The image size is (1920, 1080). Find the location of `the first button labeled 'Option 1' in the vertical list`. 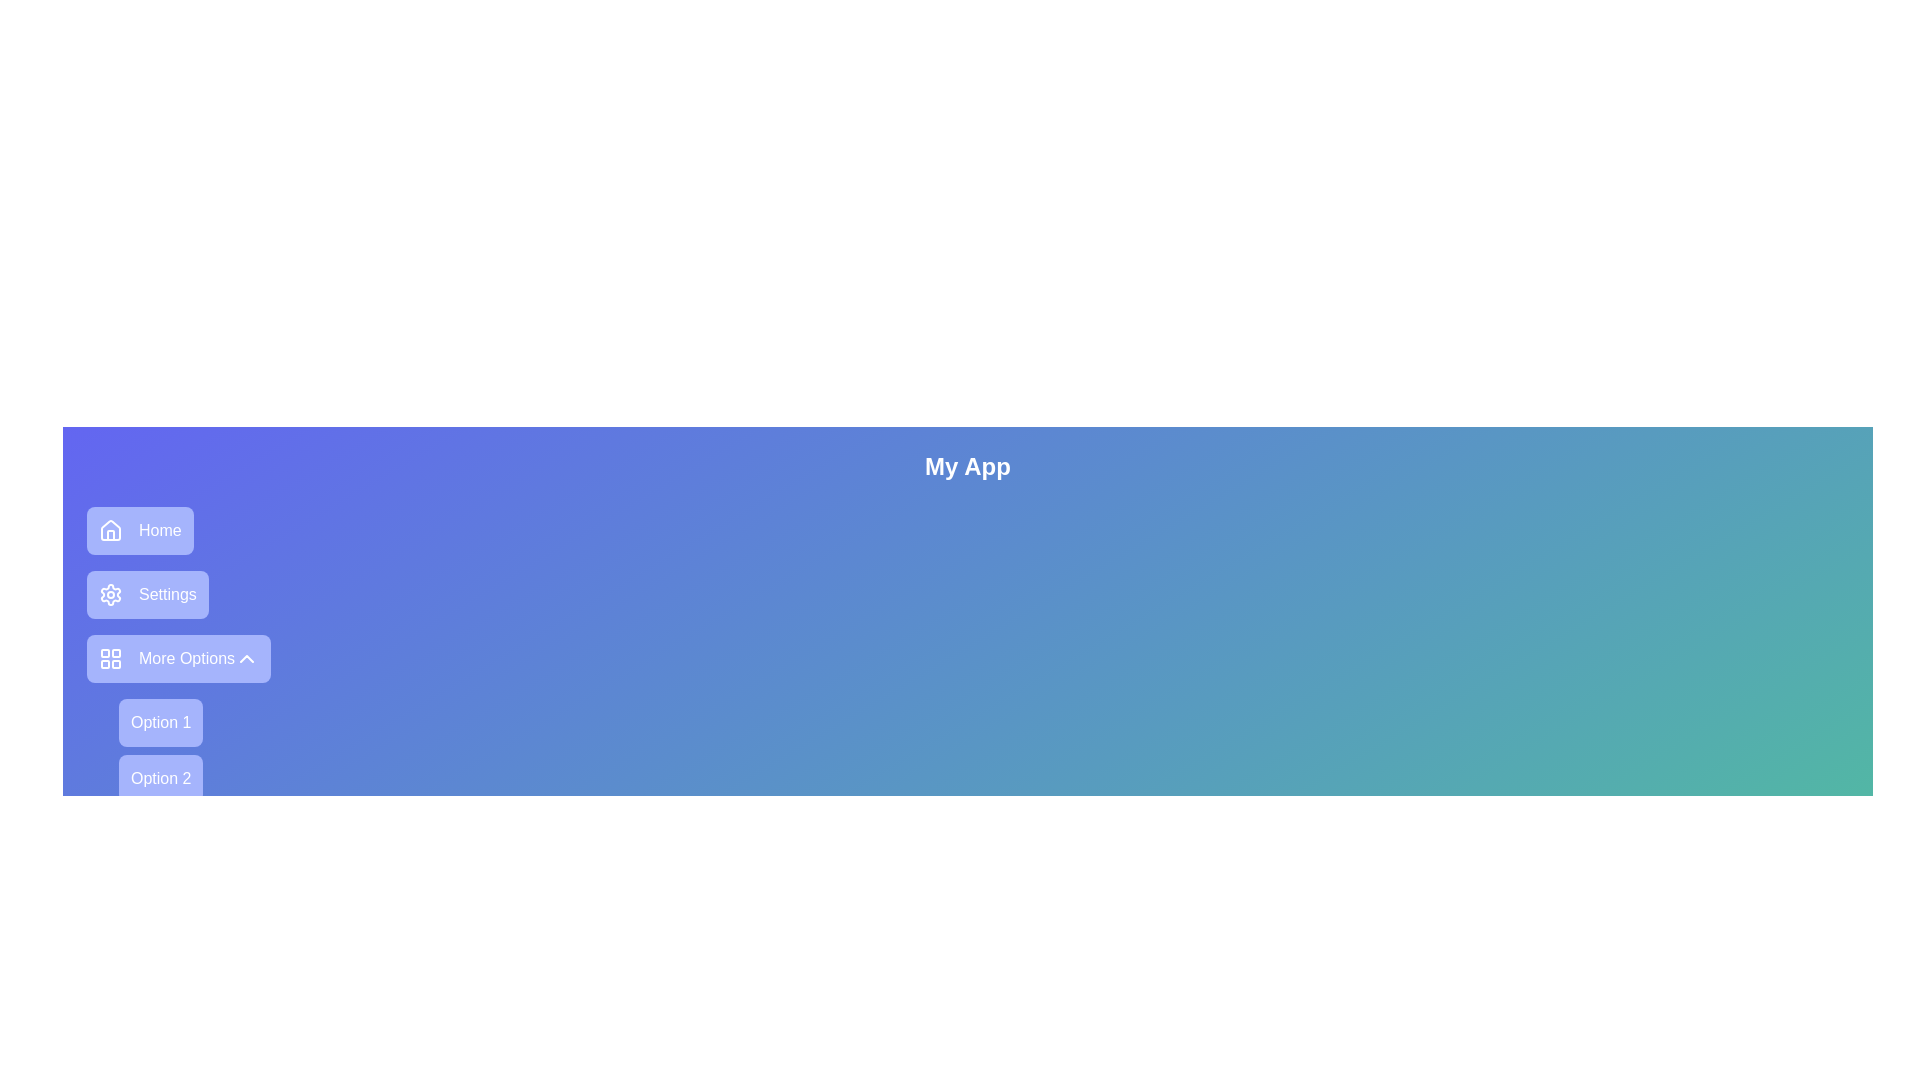

the first button labeled 'Option 1' in the vertical list is located at coordinates (161, 722).